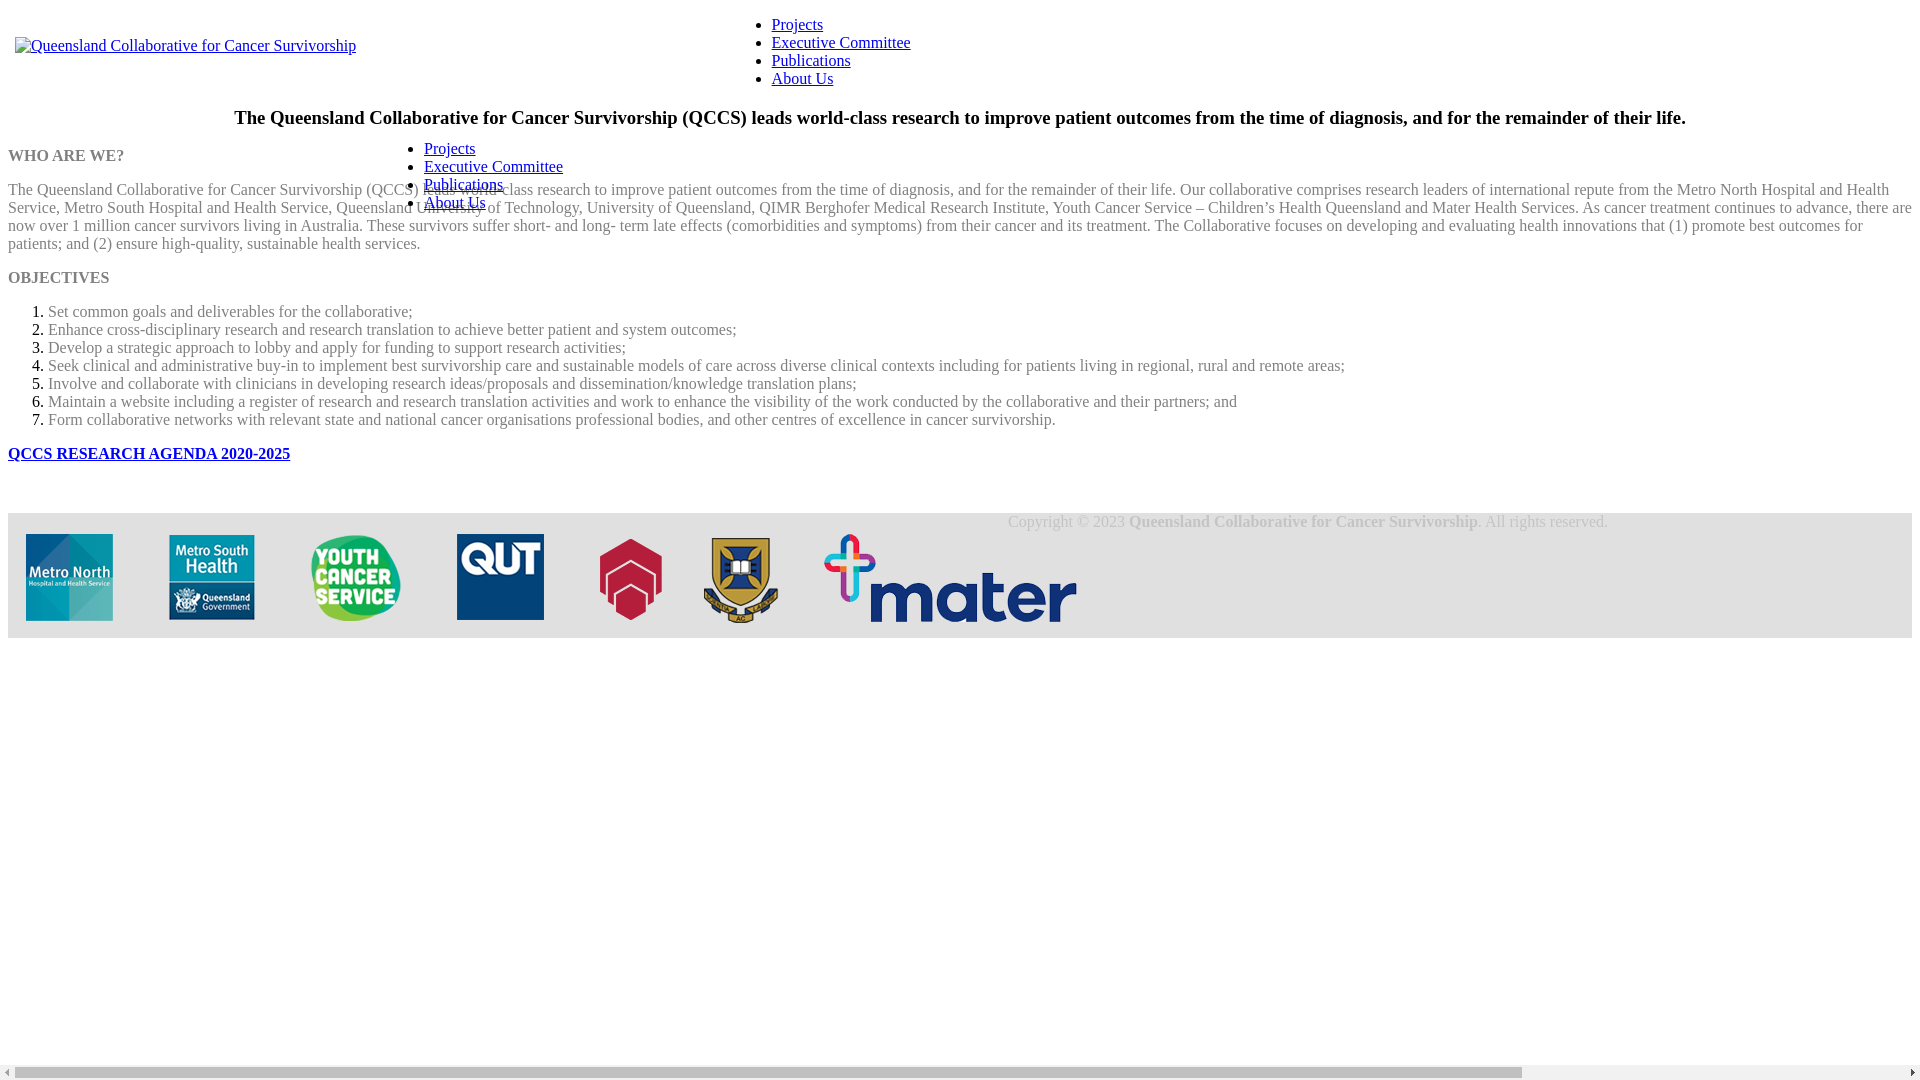  I want to click on 'QCCS RESEARCH AGENDA 2020-2025', so click(147, 453).